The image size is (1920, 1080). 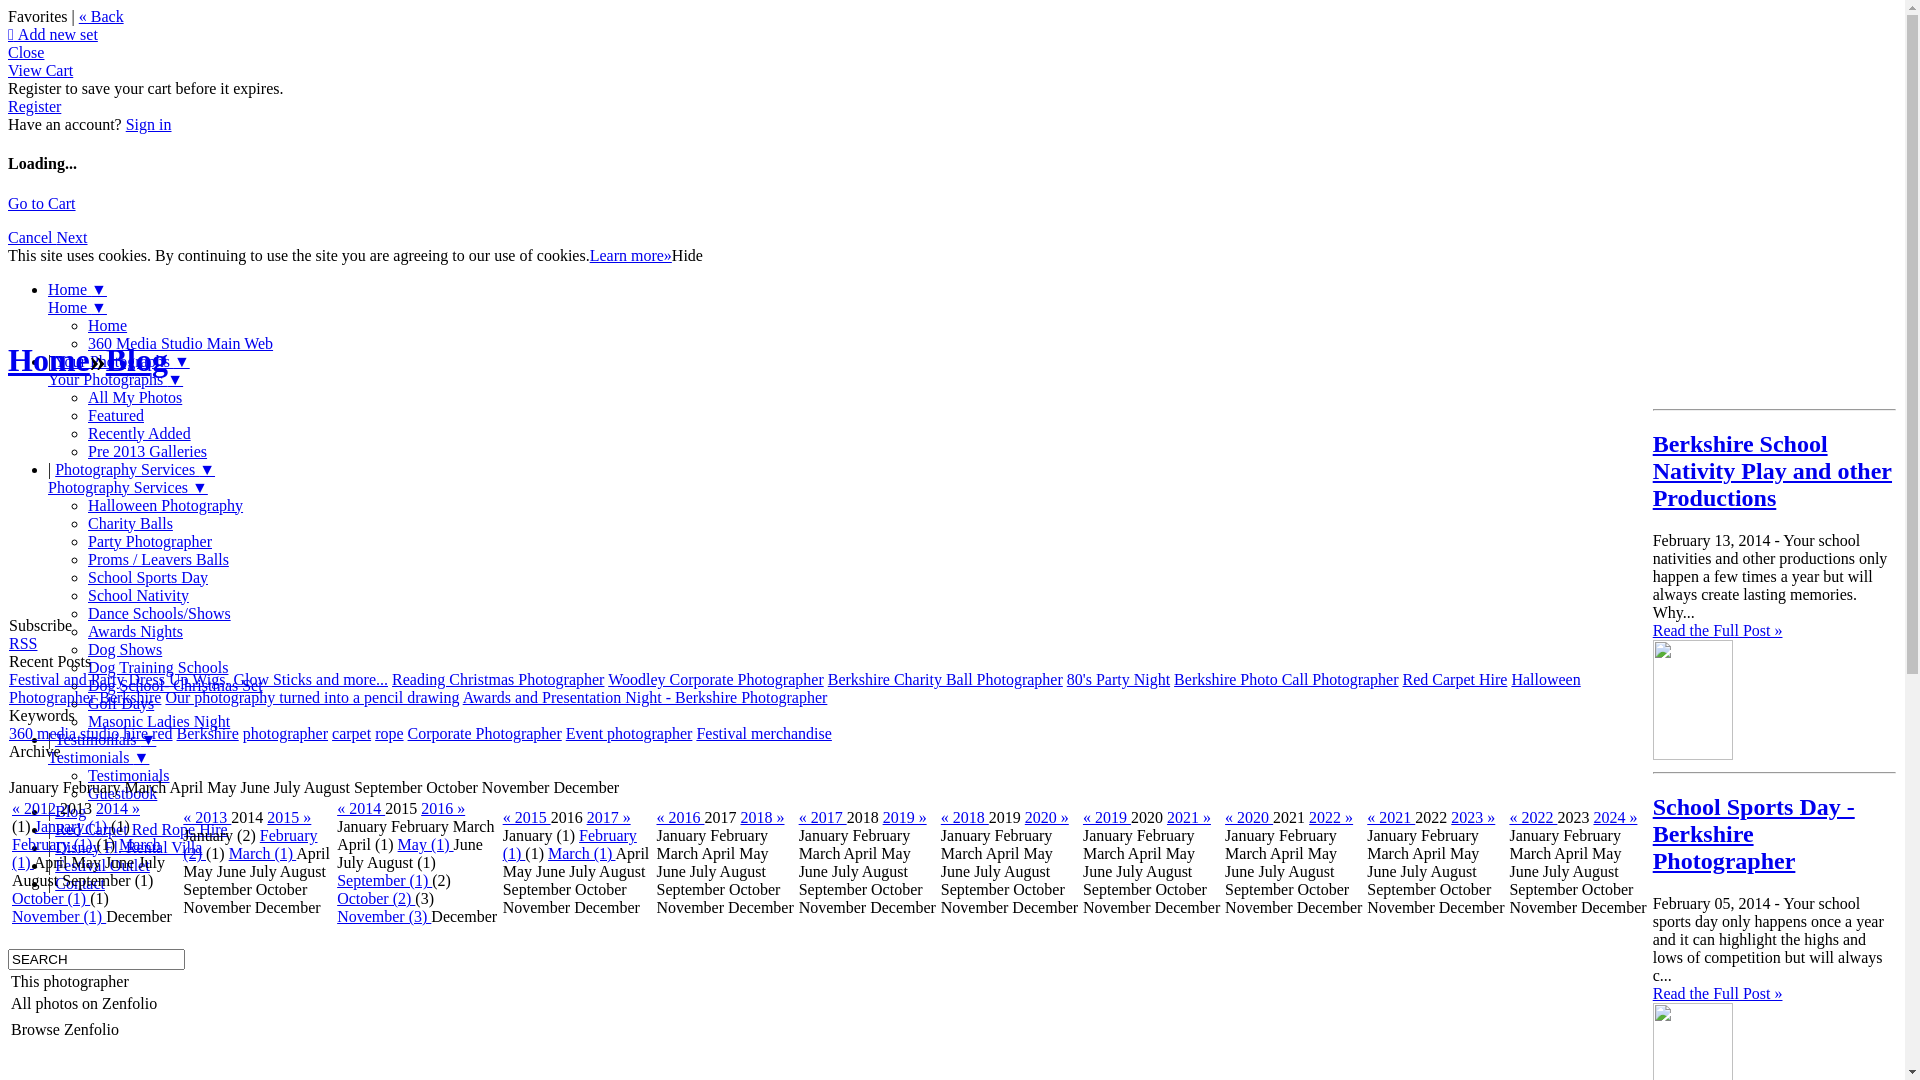 I want to click on 'Golf Days', so click(x=119, y=702).